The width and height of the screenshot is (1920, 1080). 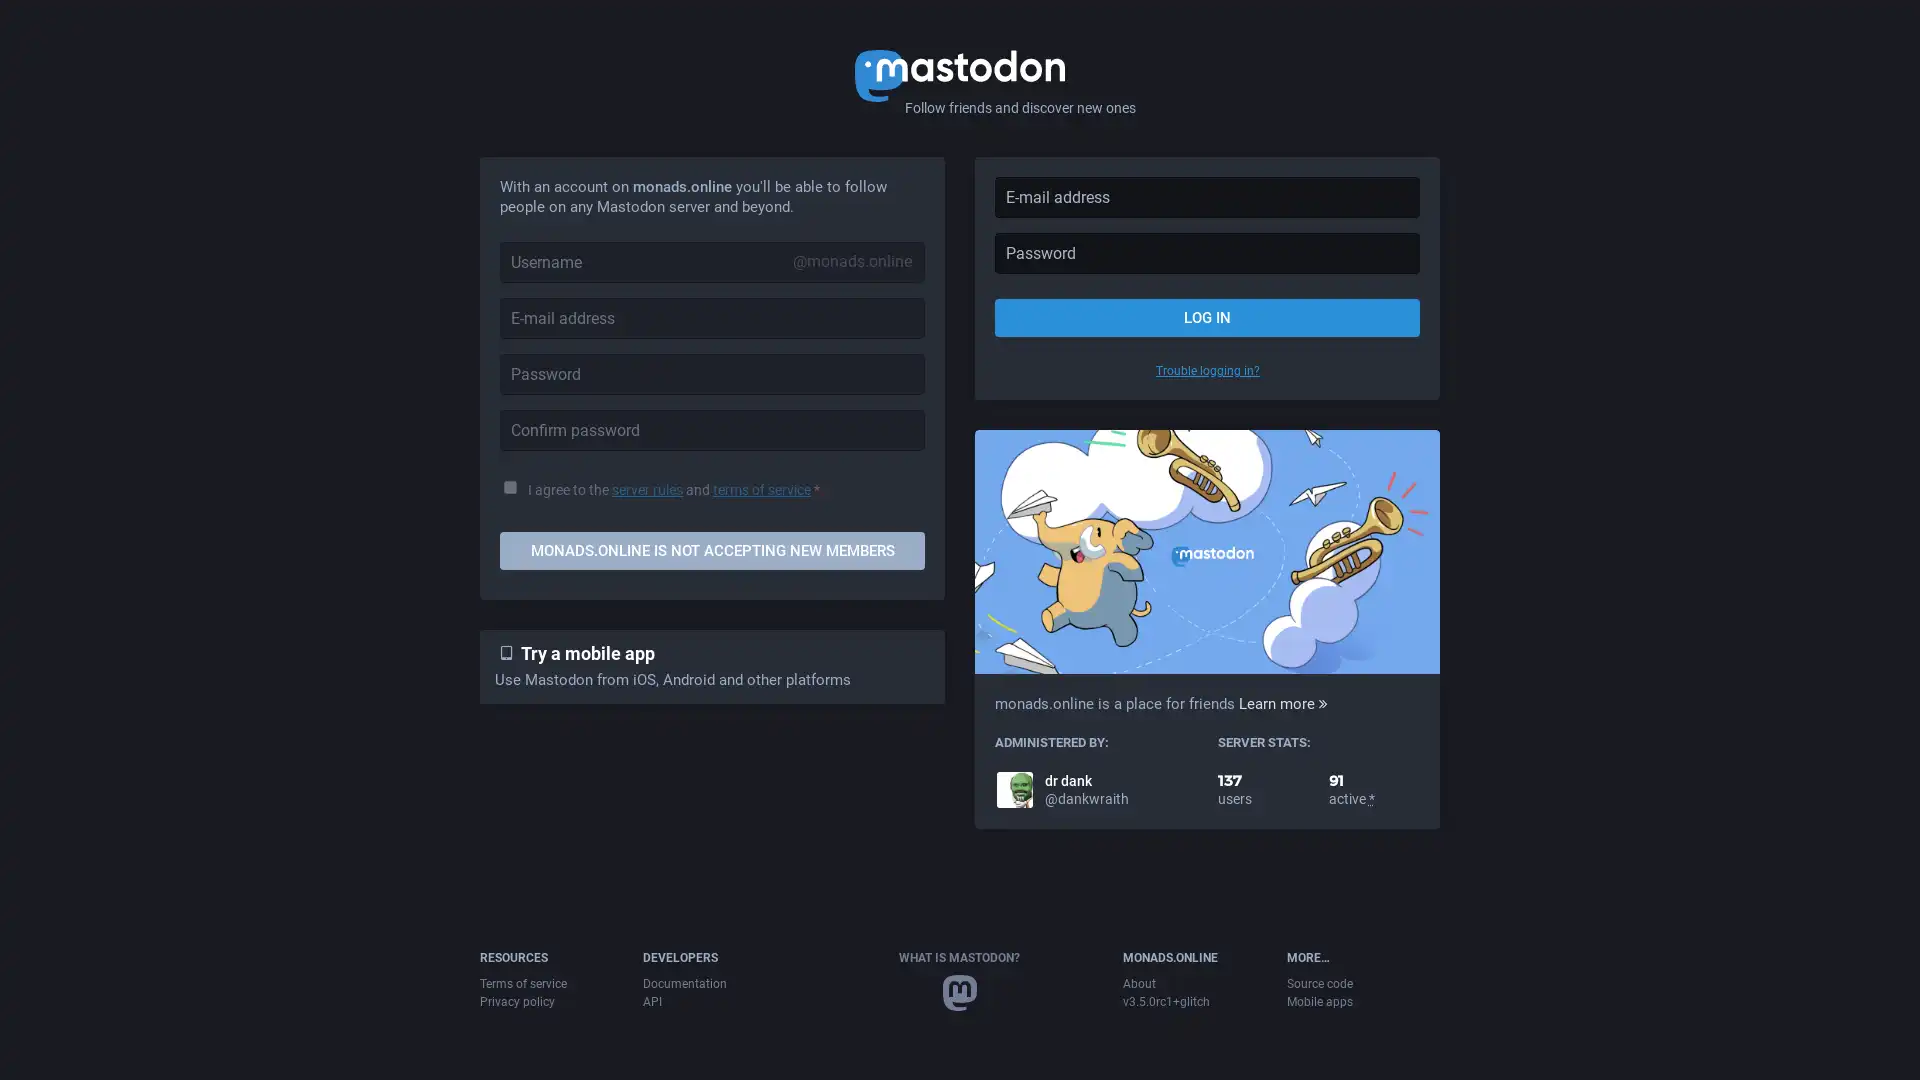 I want to click on MONADS.ONLINE IS NOT ACCEPTING NEW MEMBERS, so click(x=712, y=551).